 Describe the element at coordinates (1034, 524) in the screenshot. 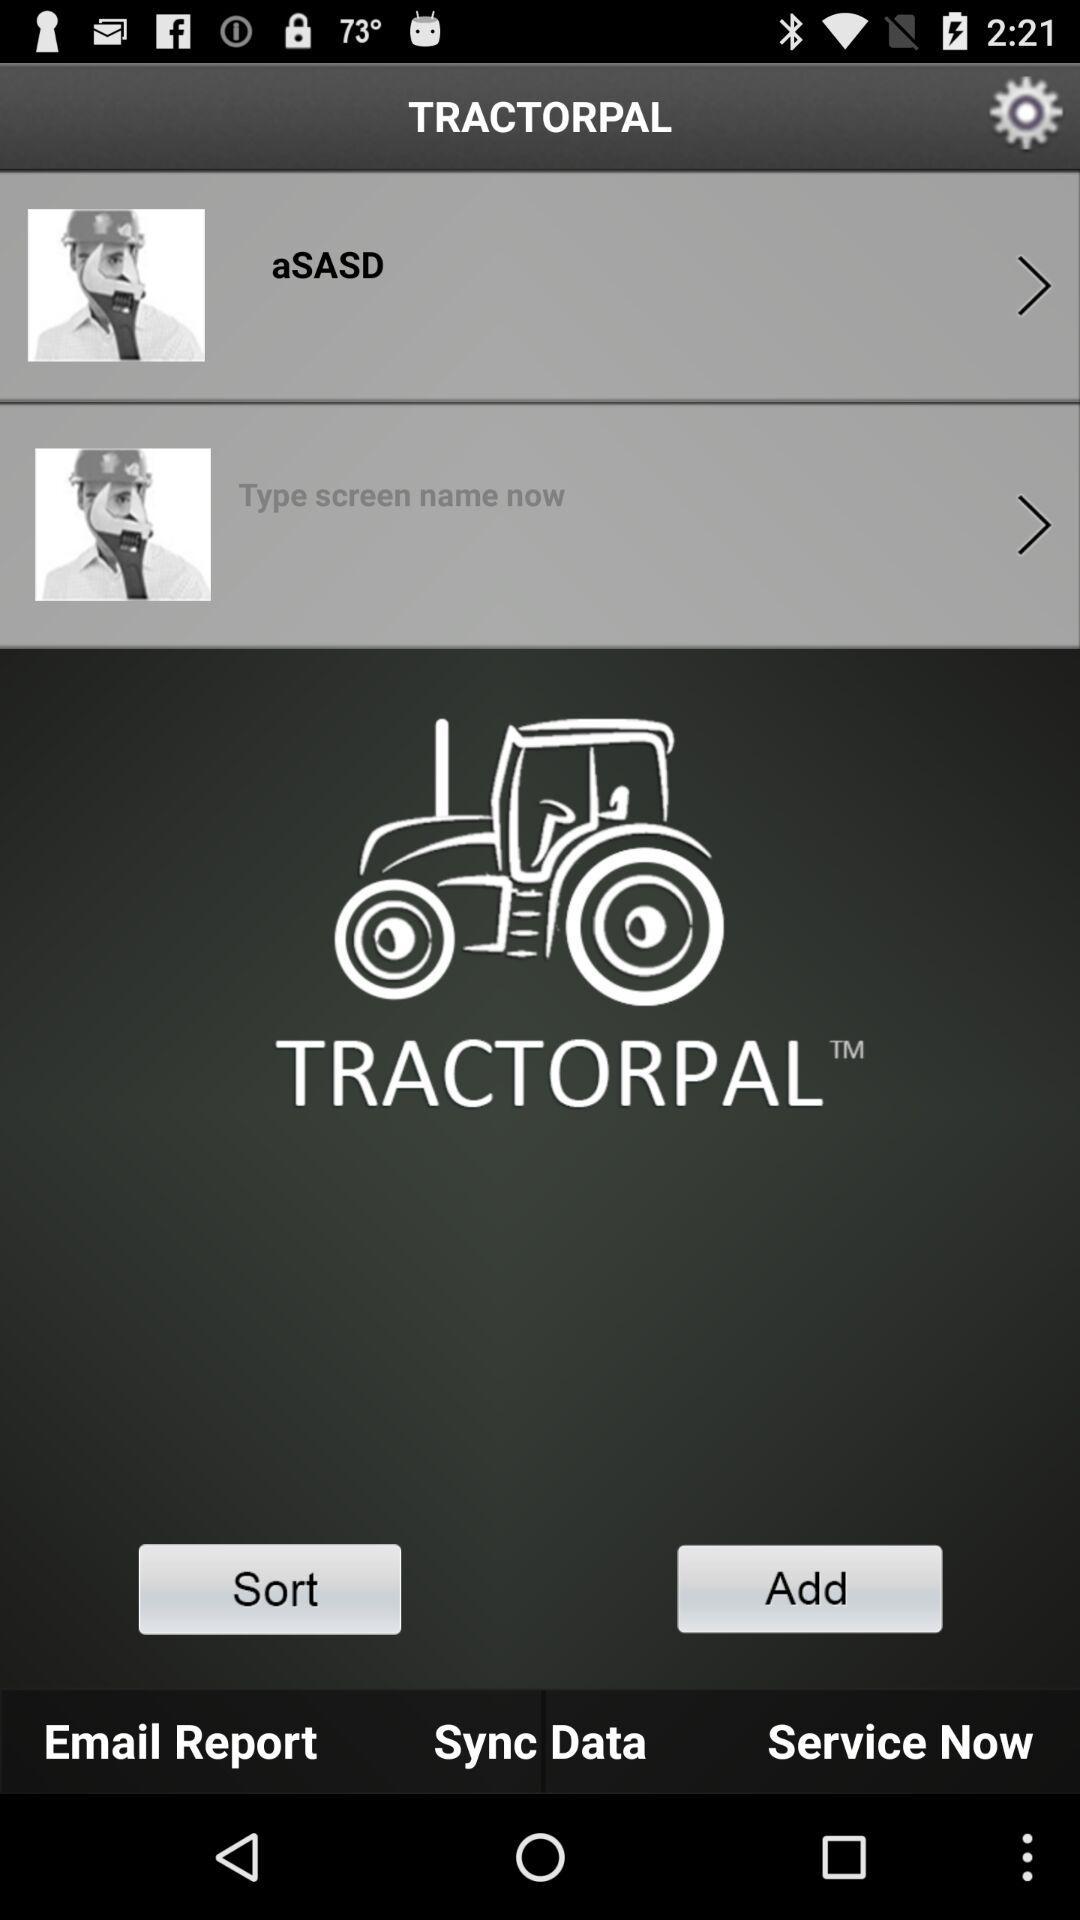

I see `forwad` at that location.